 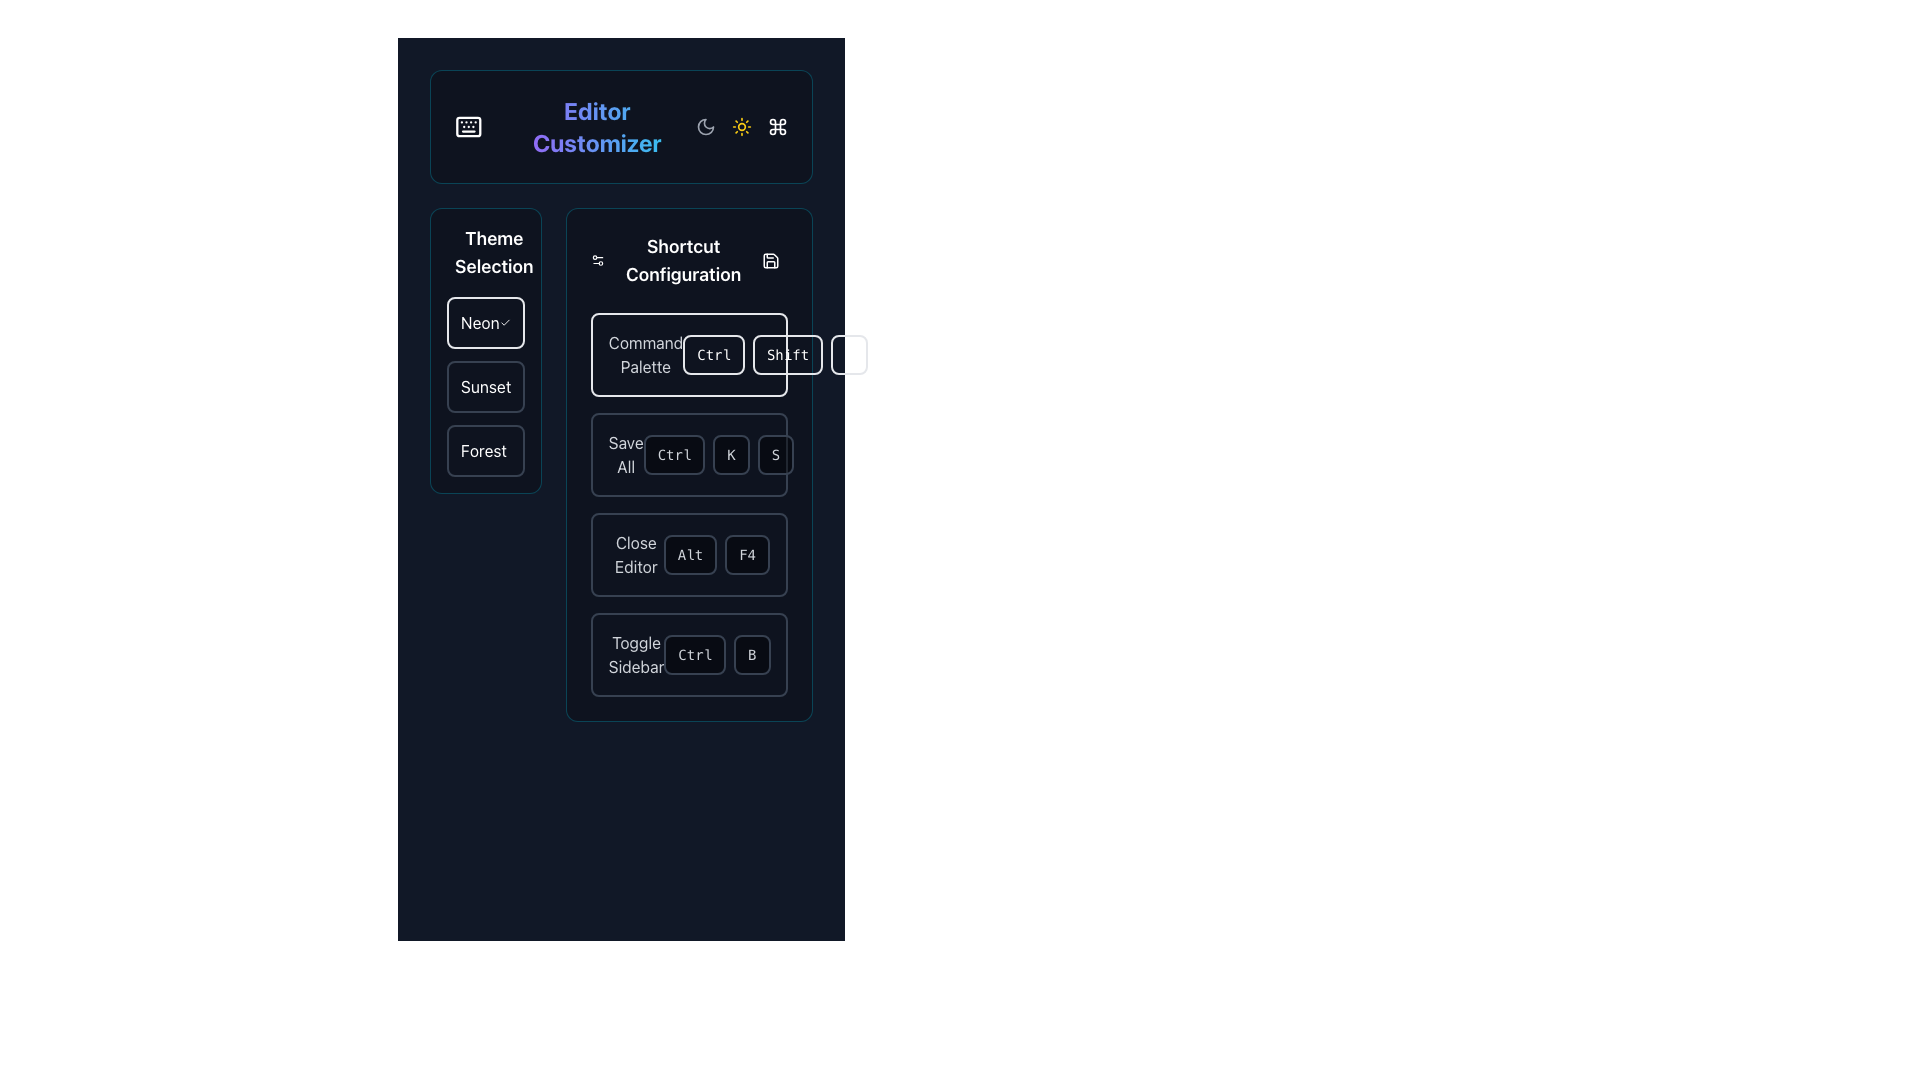 I want to click on text content of the Text label displaying 'Shortcut Configuration' with a gear icon, located centrally in the header section, so click(x=672, y=260).